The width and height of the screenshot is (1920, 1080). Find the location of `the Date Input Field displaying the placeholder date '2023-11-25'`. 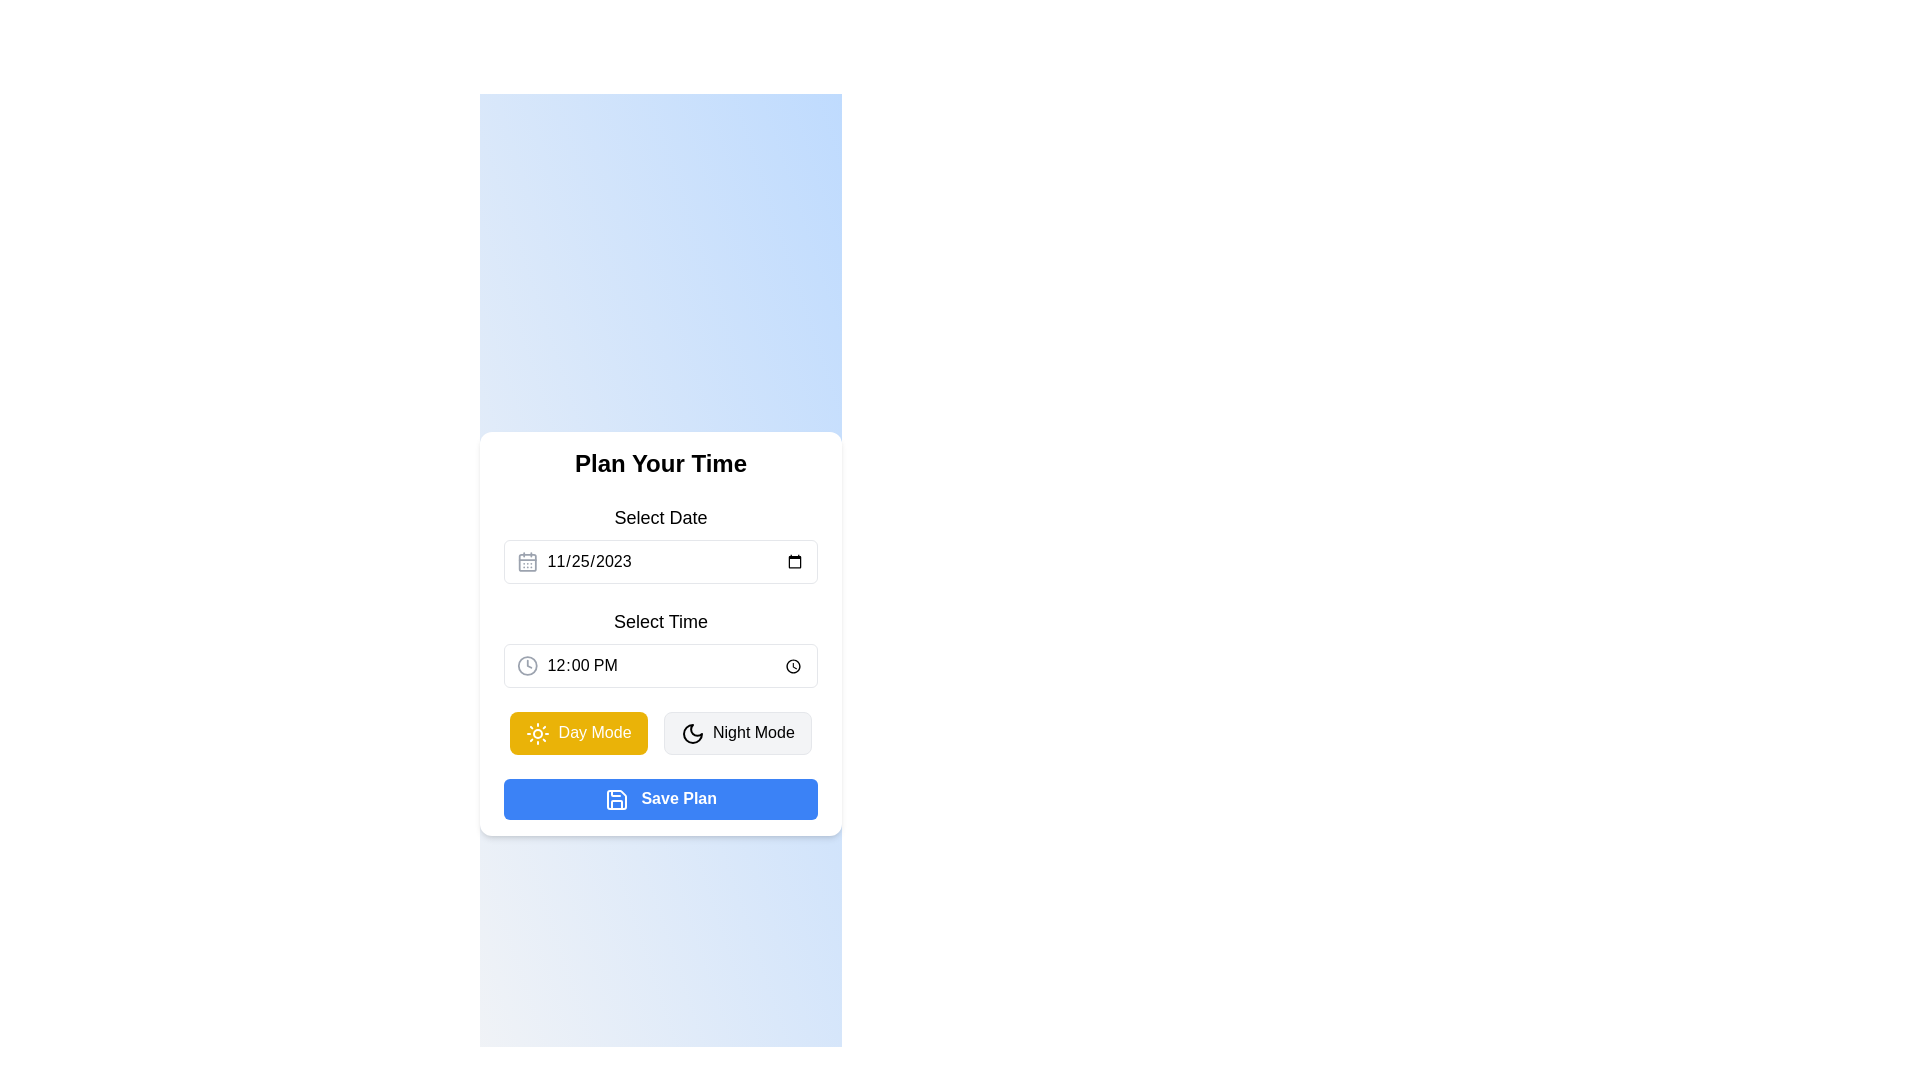

the Date Input Field displaying the placeholder date '2023-11-25' is located at coordinates (675, 562).